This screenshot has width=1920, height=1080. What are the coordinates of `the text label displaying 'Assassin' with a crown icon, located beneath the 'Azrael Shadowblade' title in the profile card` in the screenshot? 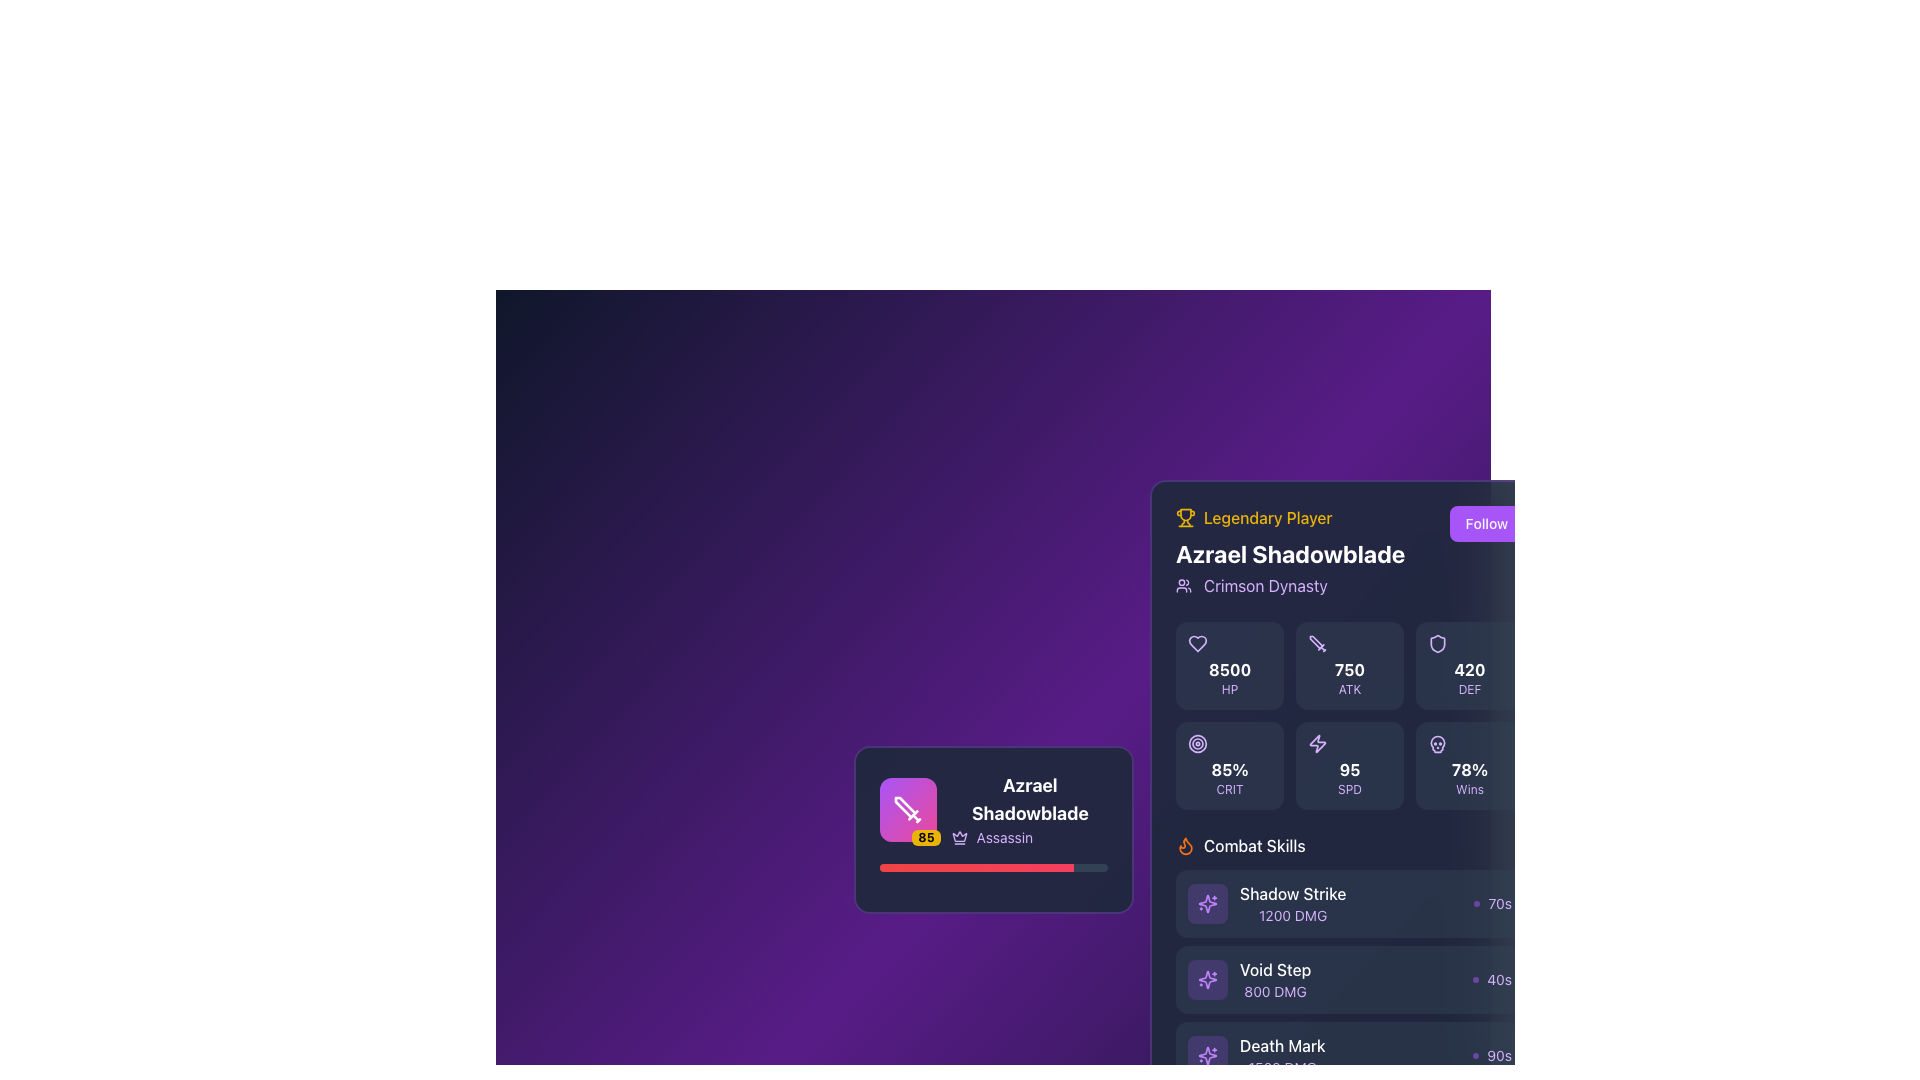 It's located at (1029, 837).